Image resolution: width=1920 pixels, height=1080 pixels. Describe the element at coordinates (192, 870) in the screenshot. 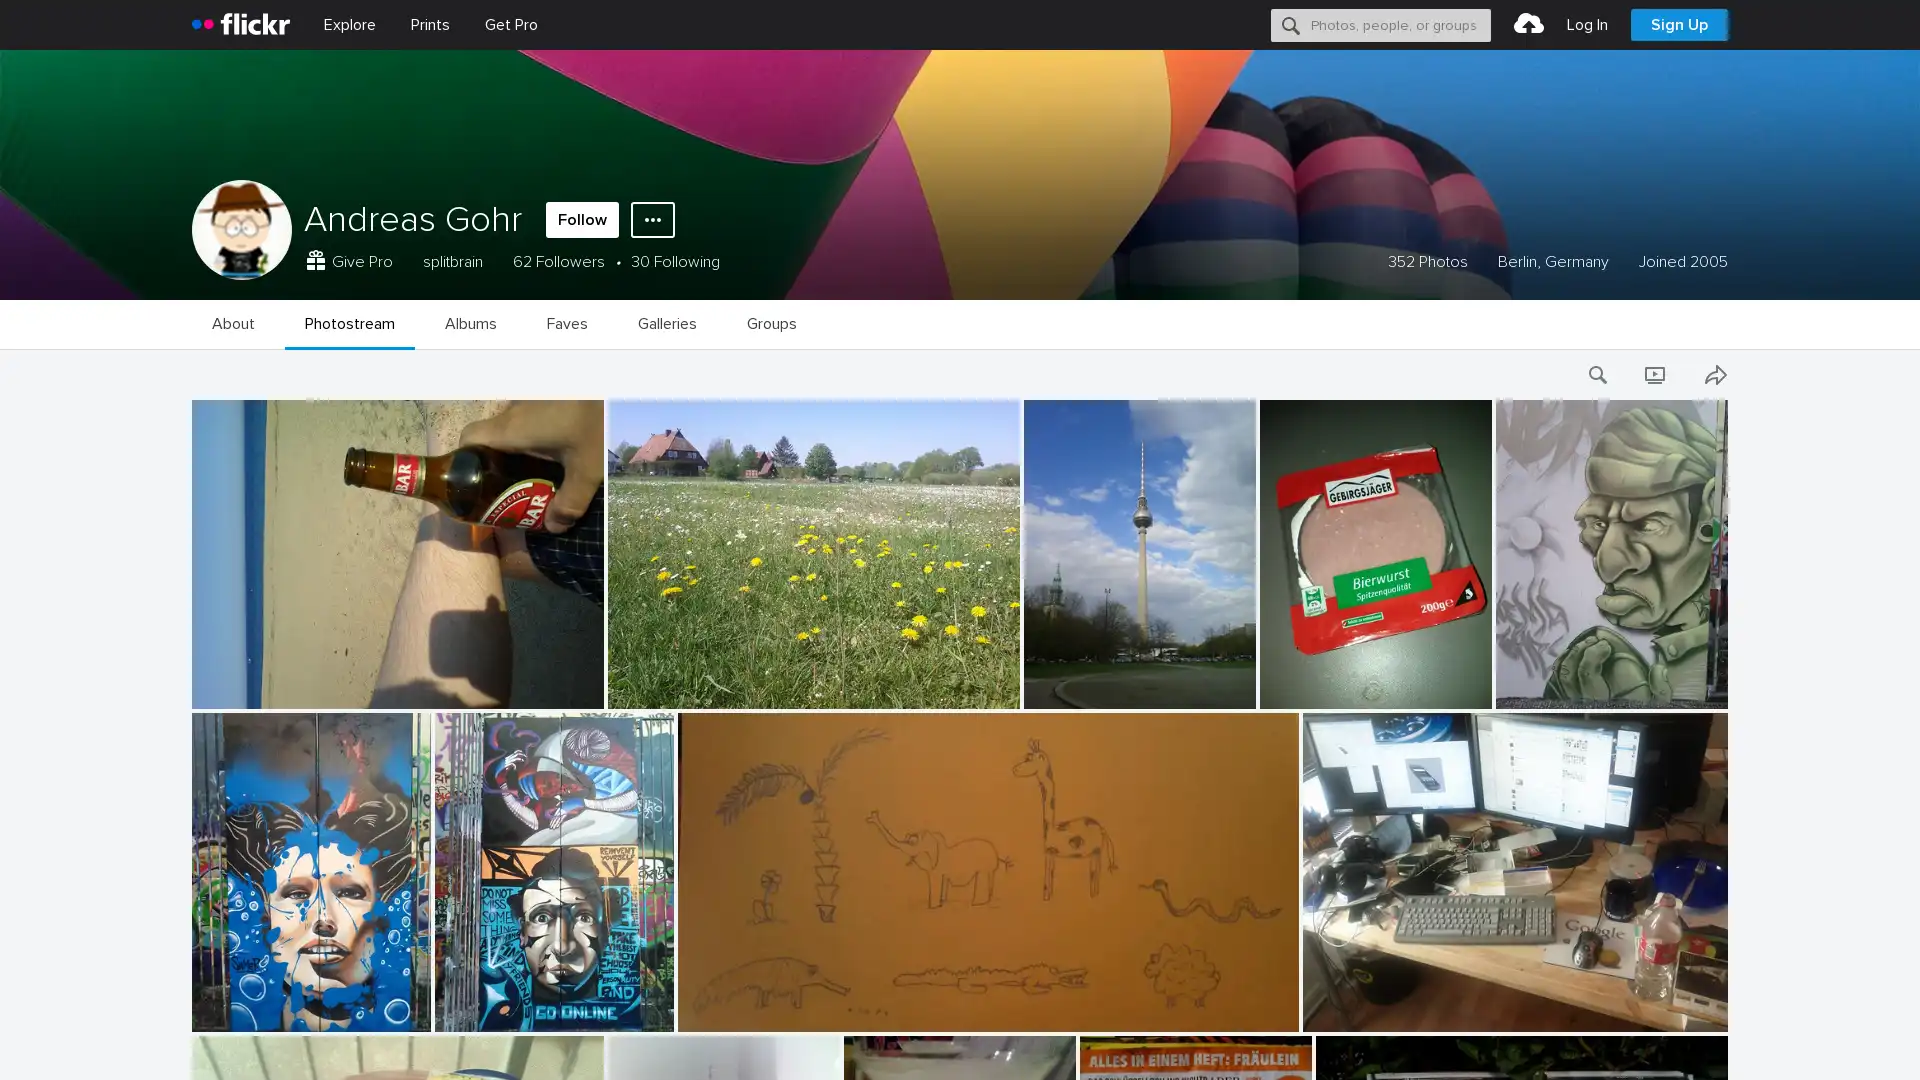

I see `Add to Favorites` at that location.